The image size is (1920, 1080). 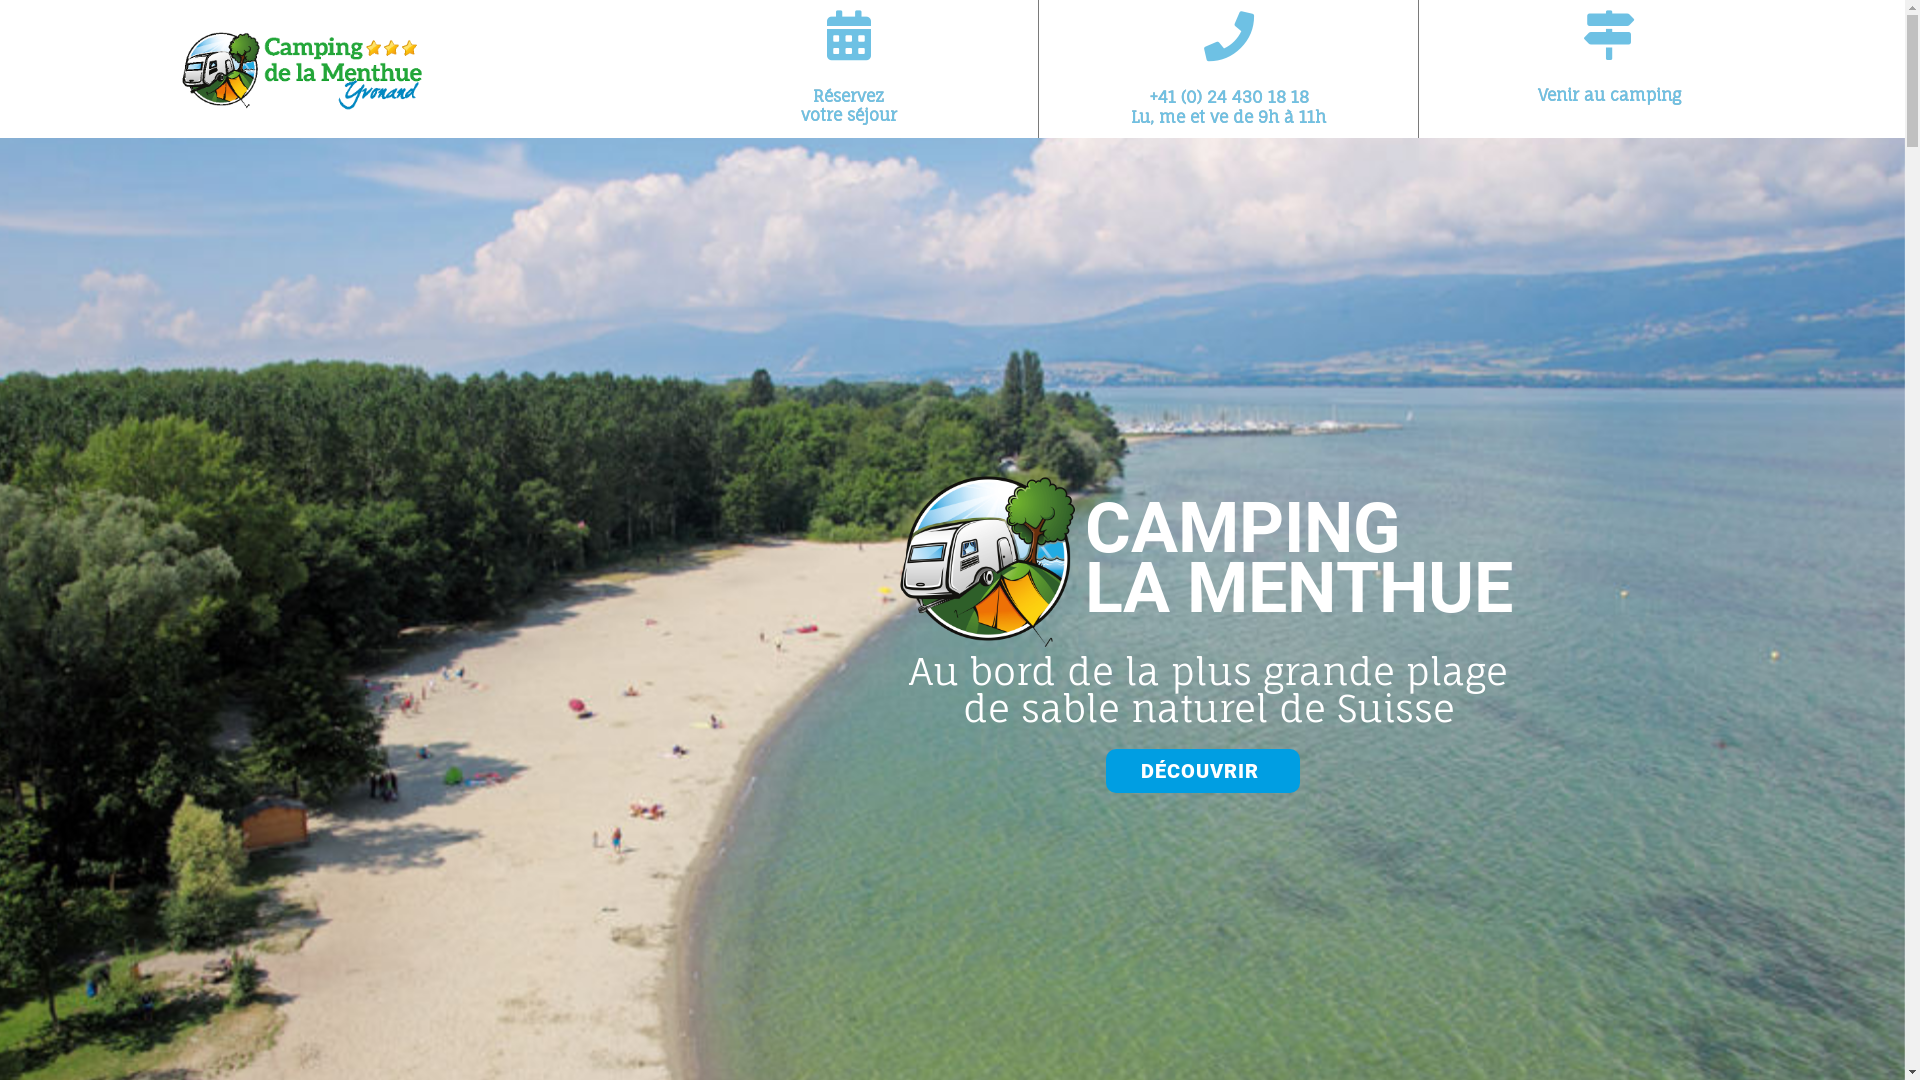 What do you see at coordinates (1609, 95) in the screenshot?
I see `'Venir au camping'` at bounding box center [1609, 95].